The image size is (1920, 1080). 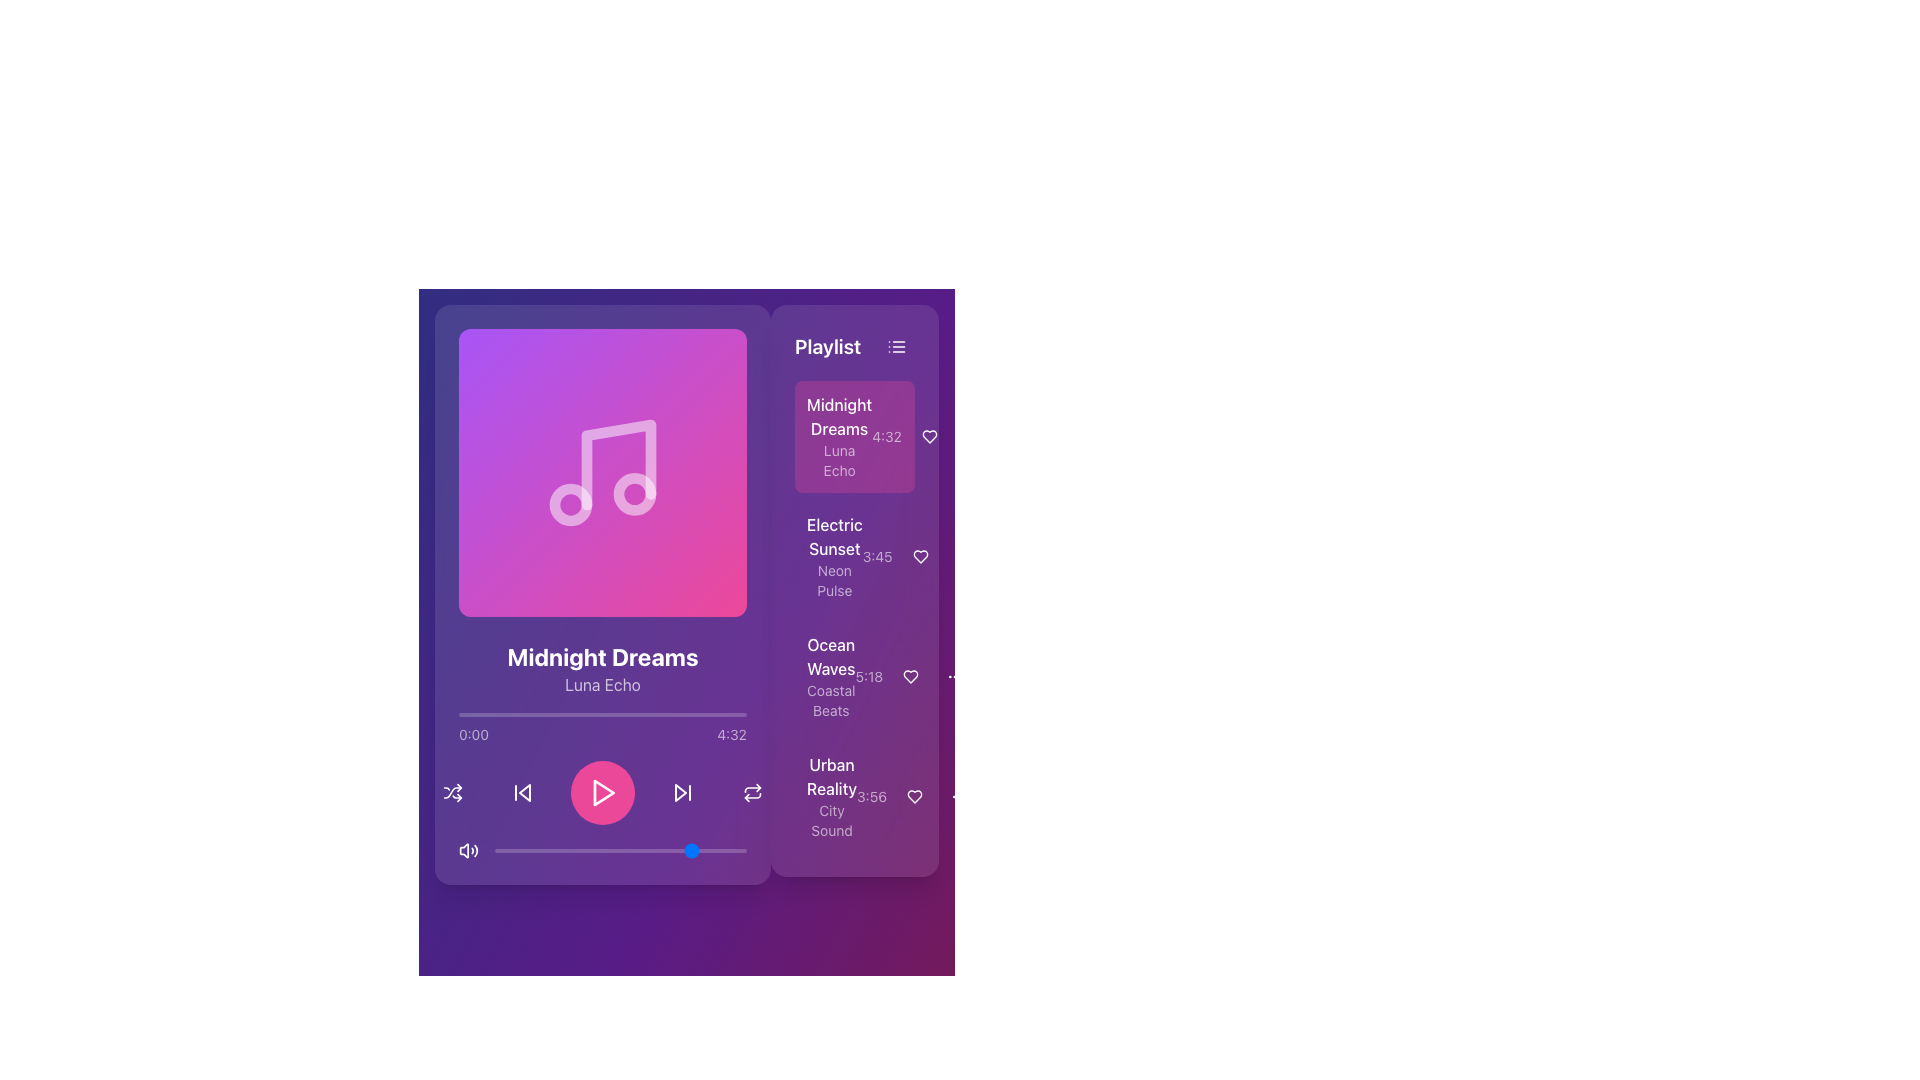 What do you see at coordinates (602, 713) in the screenshot?
I see `the progress bar located at the lower part of the music player interface, positioned above the circular play button, to interact with the playback progress` at bounding box center [602, 713].